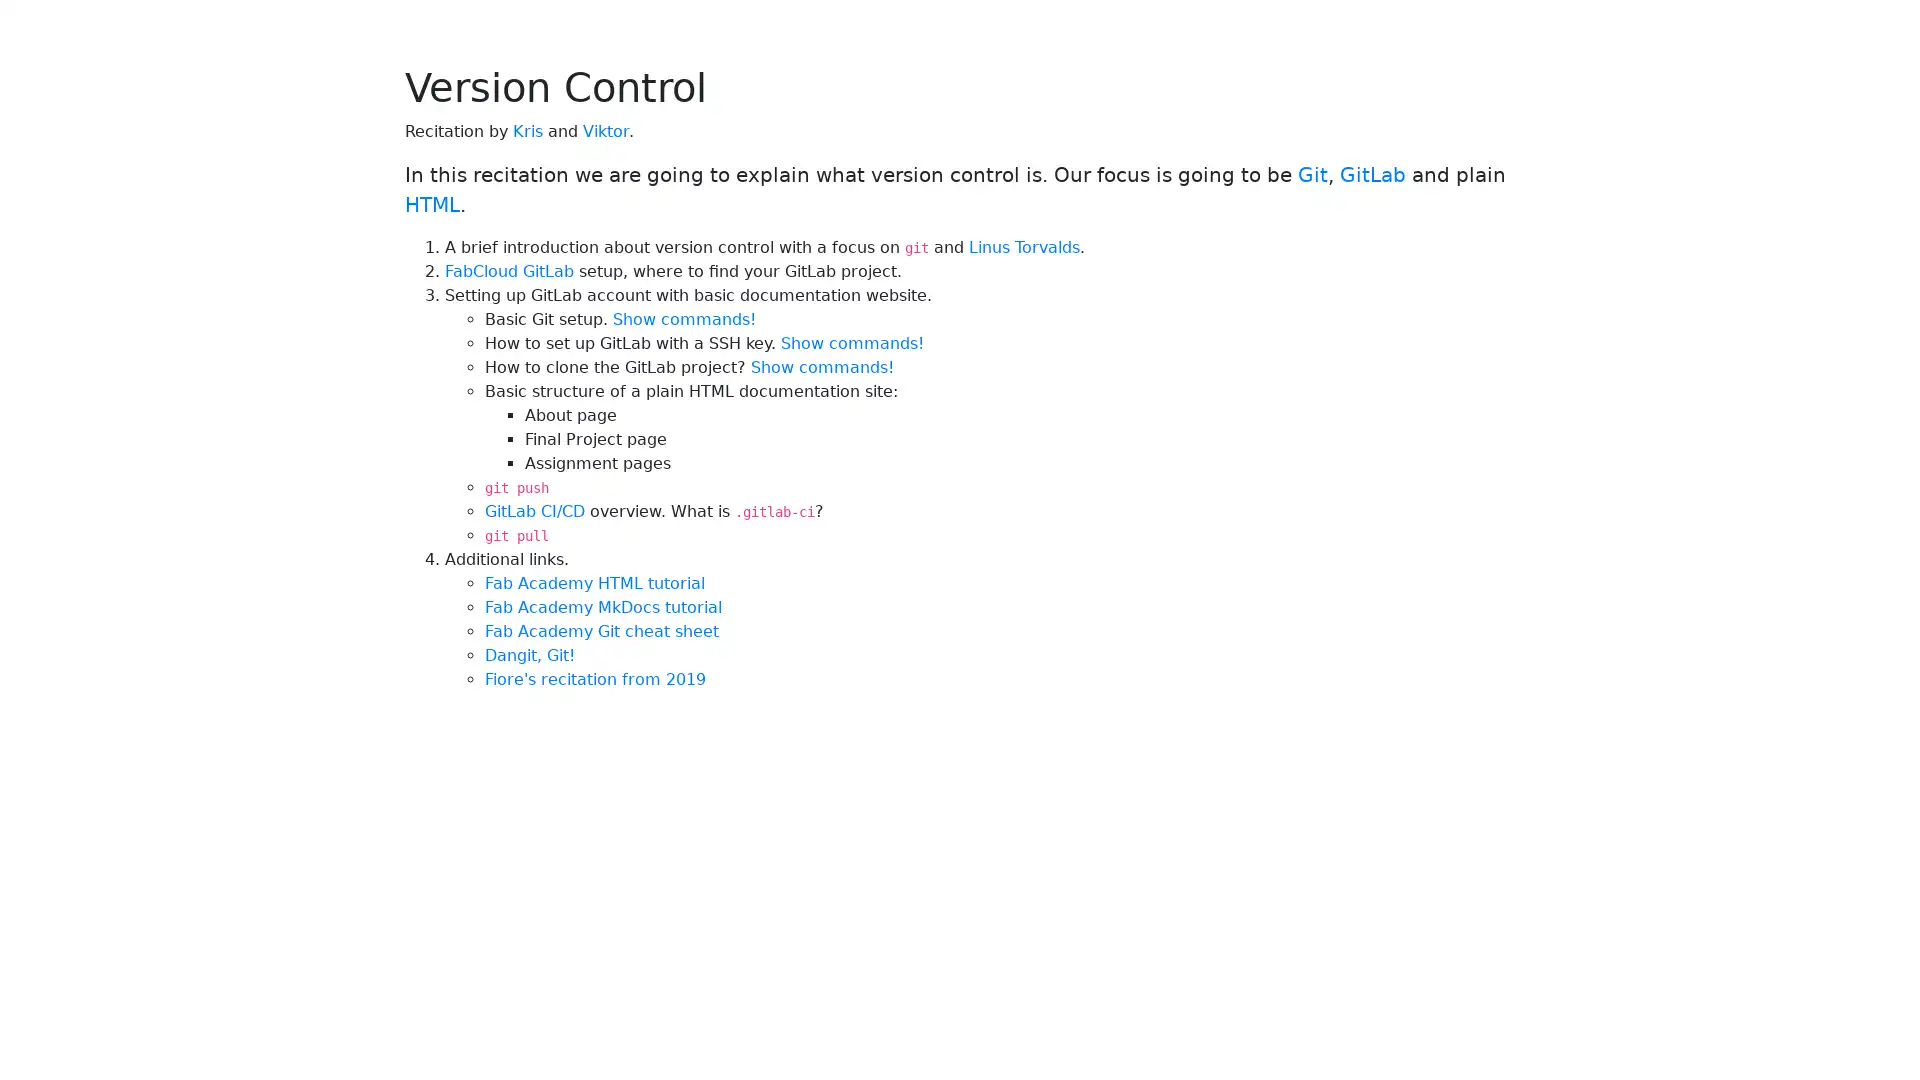 Image resolution: width=1920 pixels, height=1080 pixels. What do you see at coordinates (852, 342) in the screenshot?
I see `Show commands!` at bounding box center [852, 342].